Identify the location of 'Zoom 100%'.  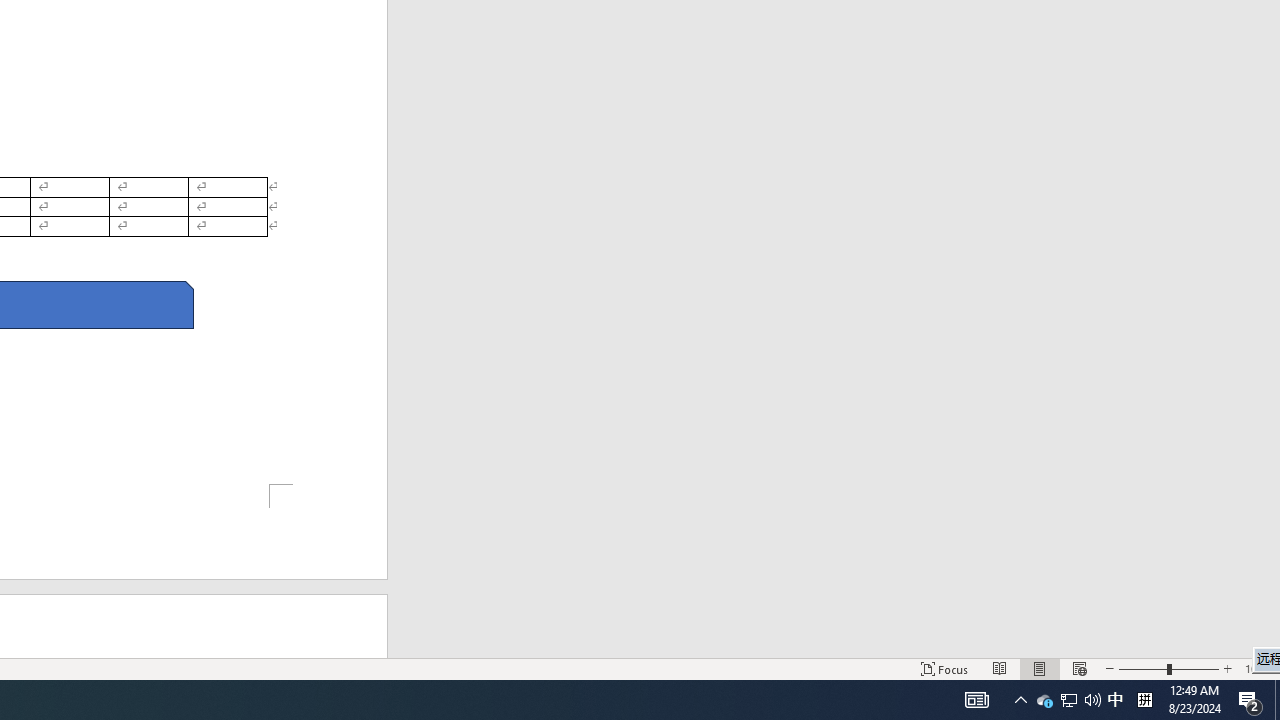
(1257, 669).